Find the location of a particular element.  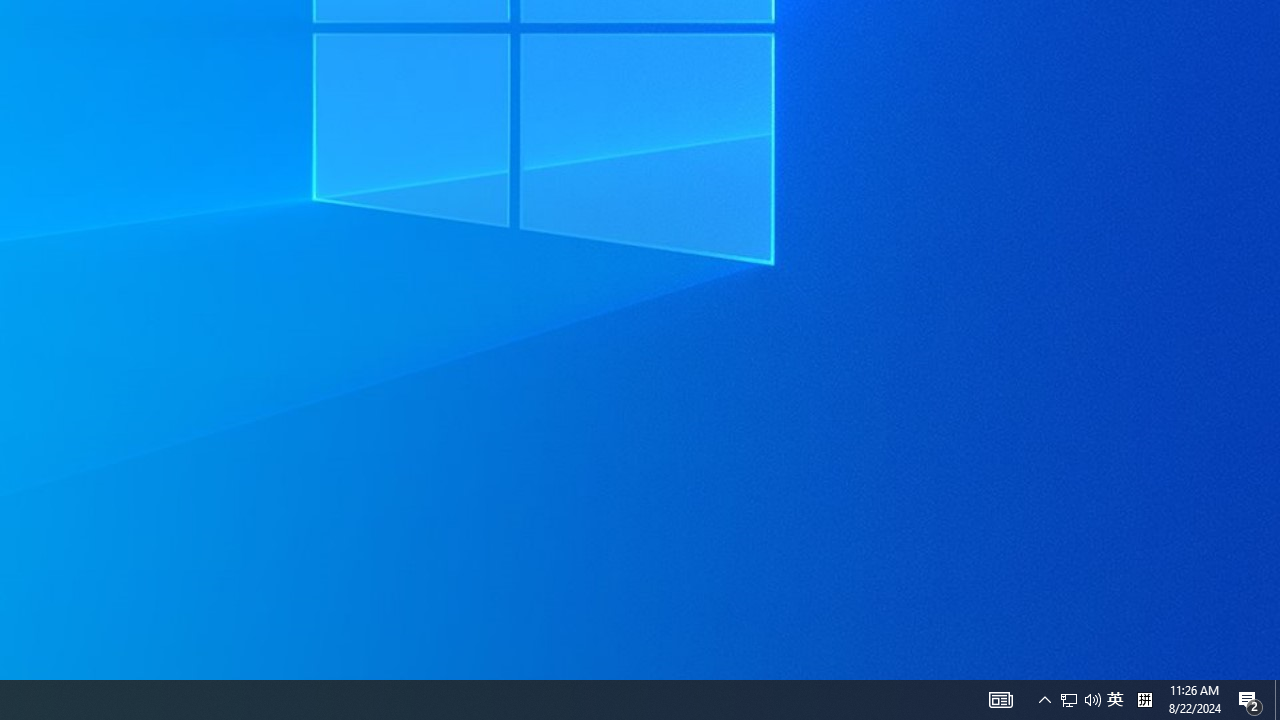

'Notification Chevron' is located at coordinates (1092, 698).